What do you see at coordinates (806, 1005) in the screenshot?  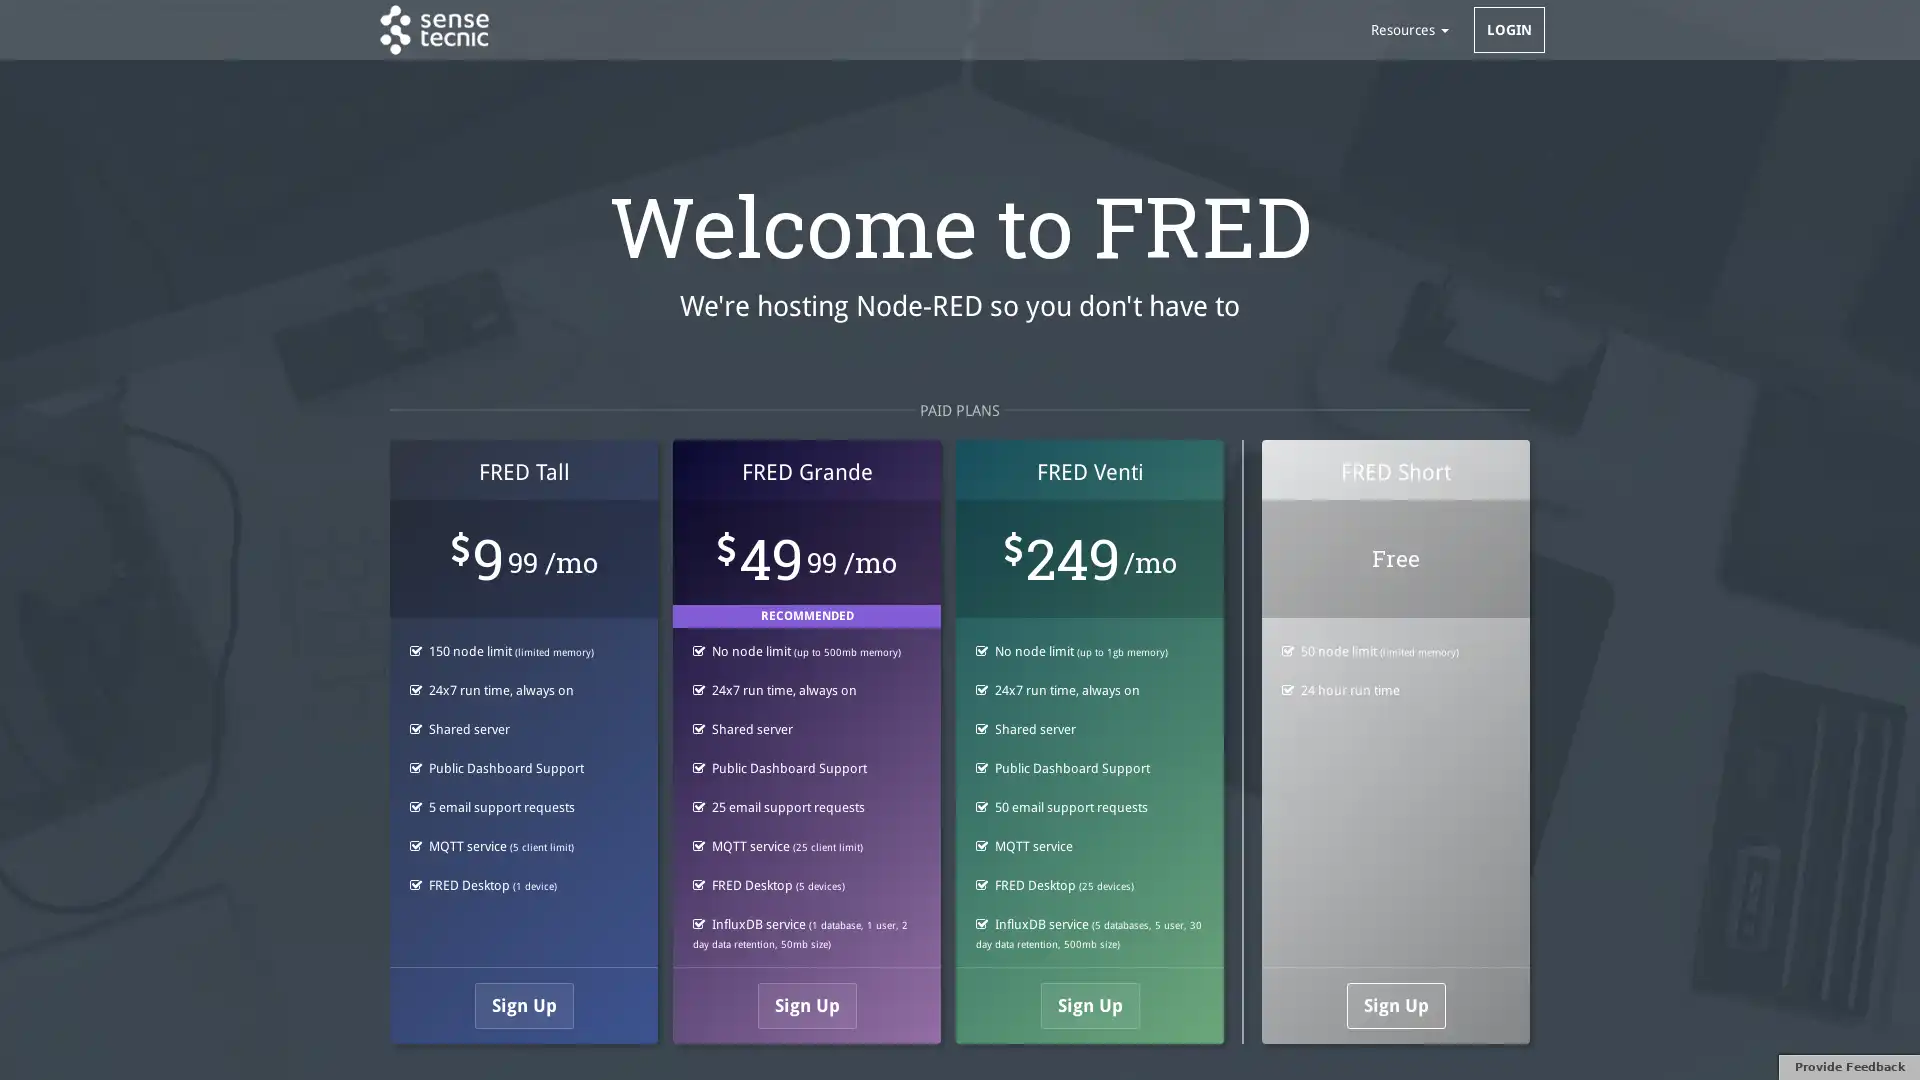 I see `Sign Up` at bounding box center [806, 1005].